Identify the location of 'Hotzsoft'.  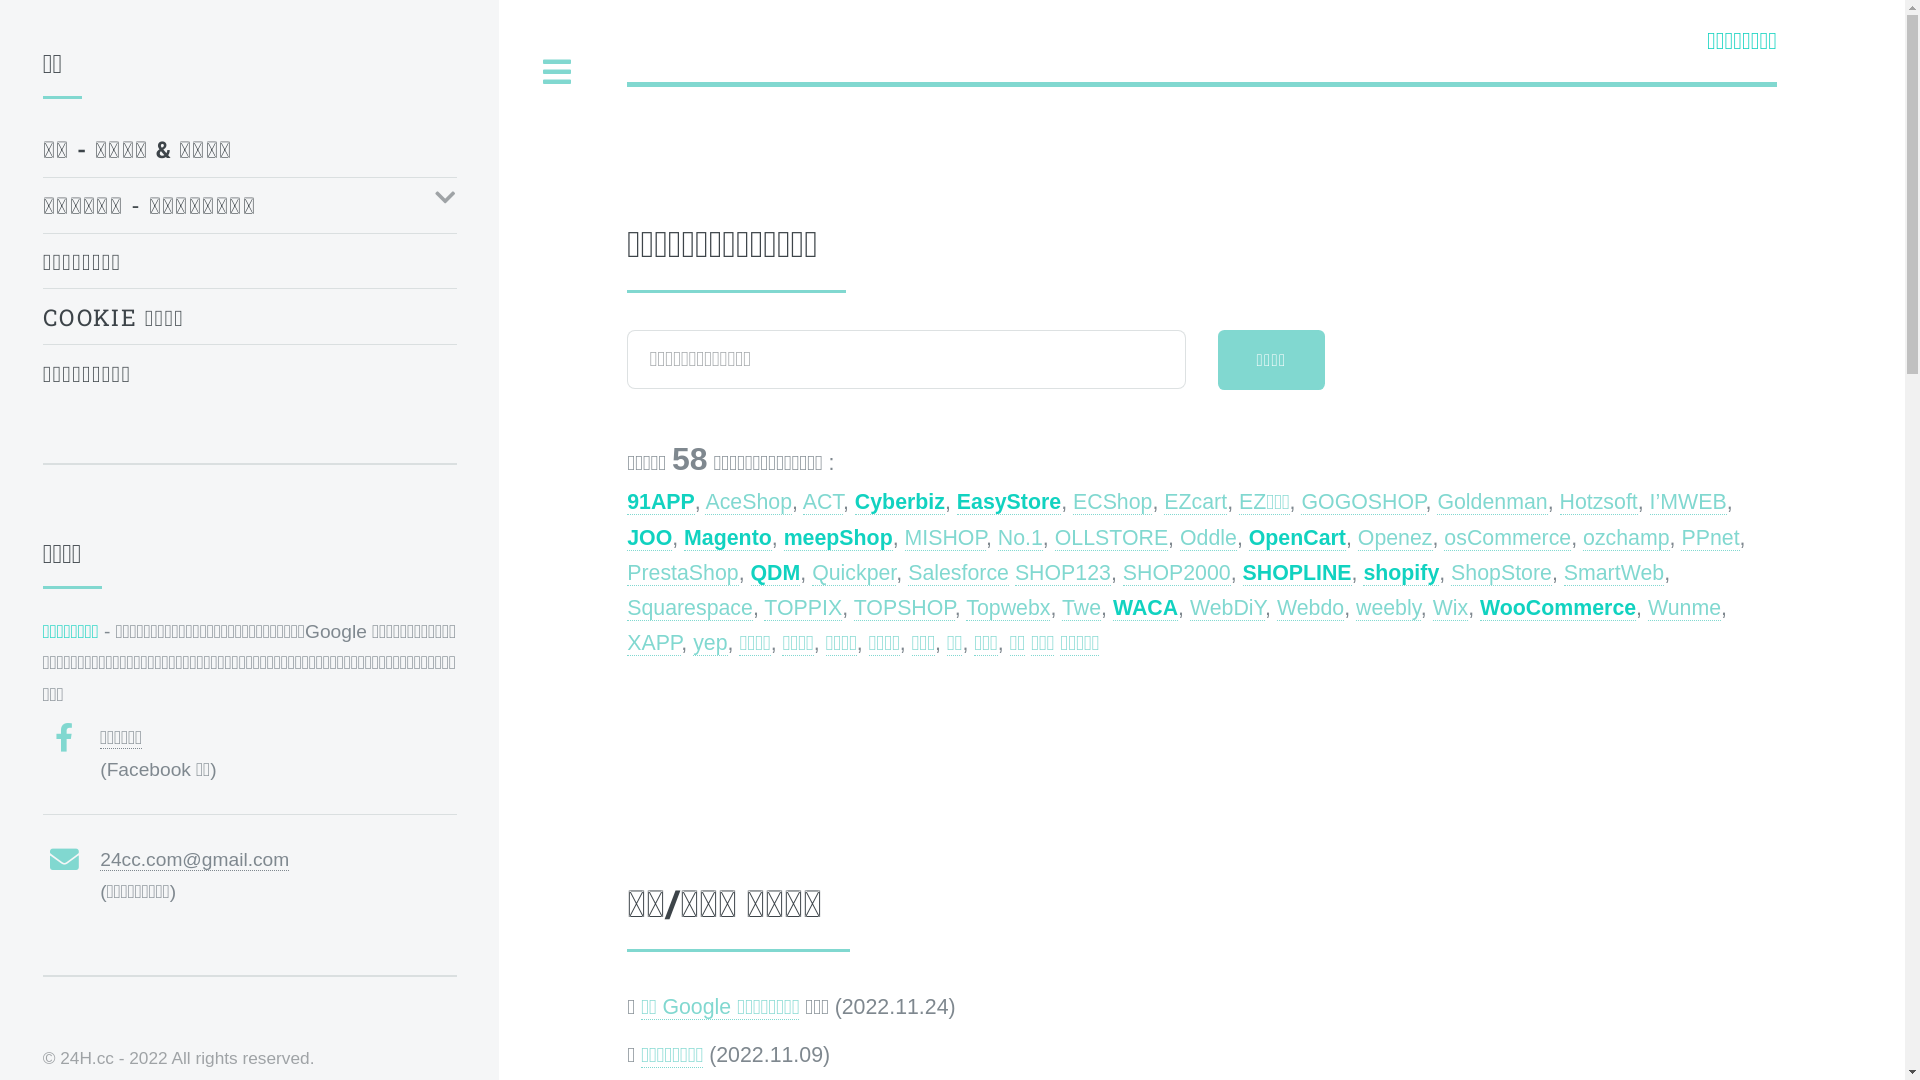
(1597, 501).